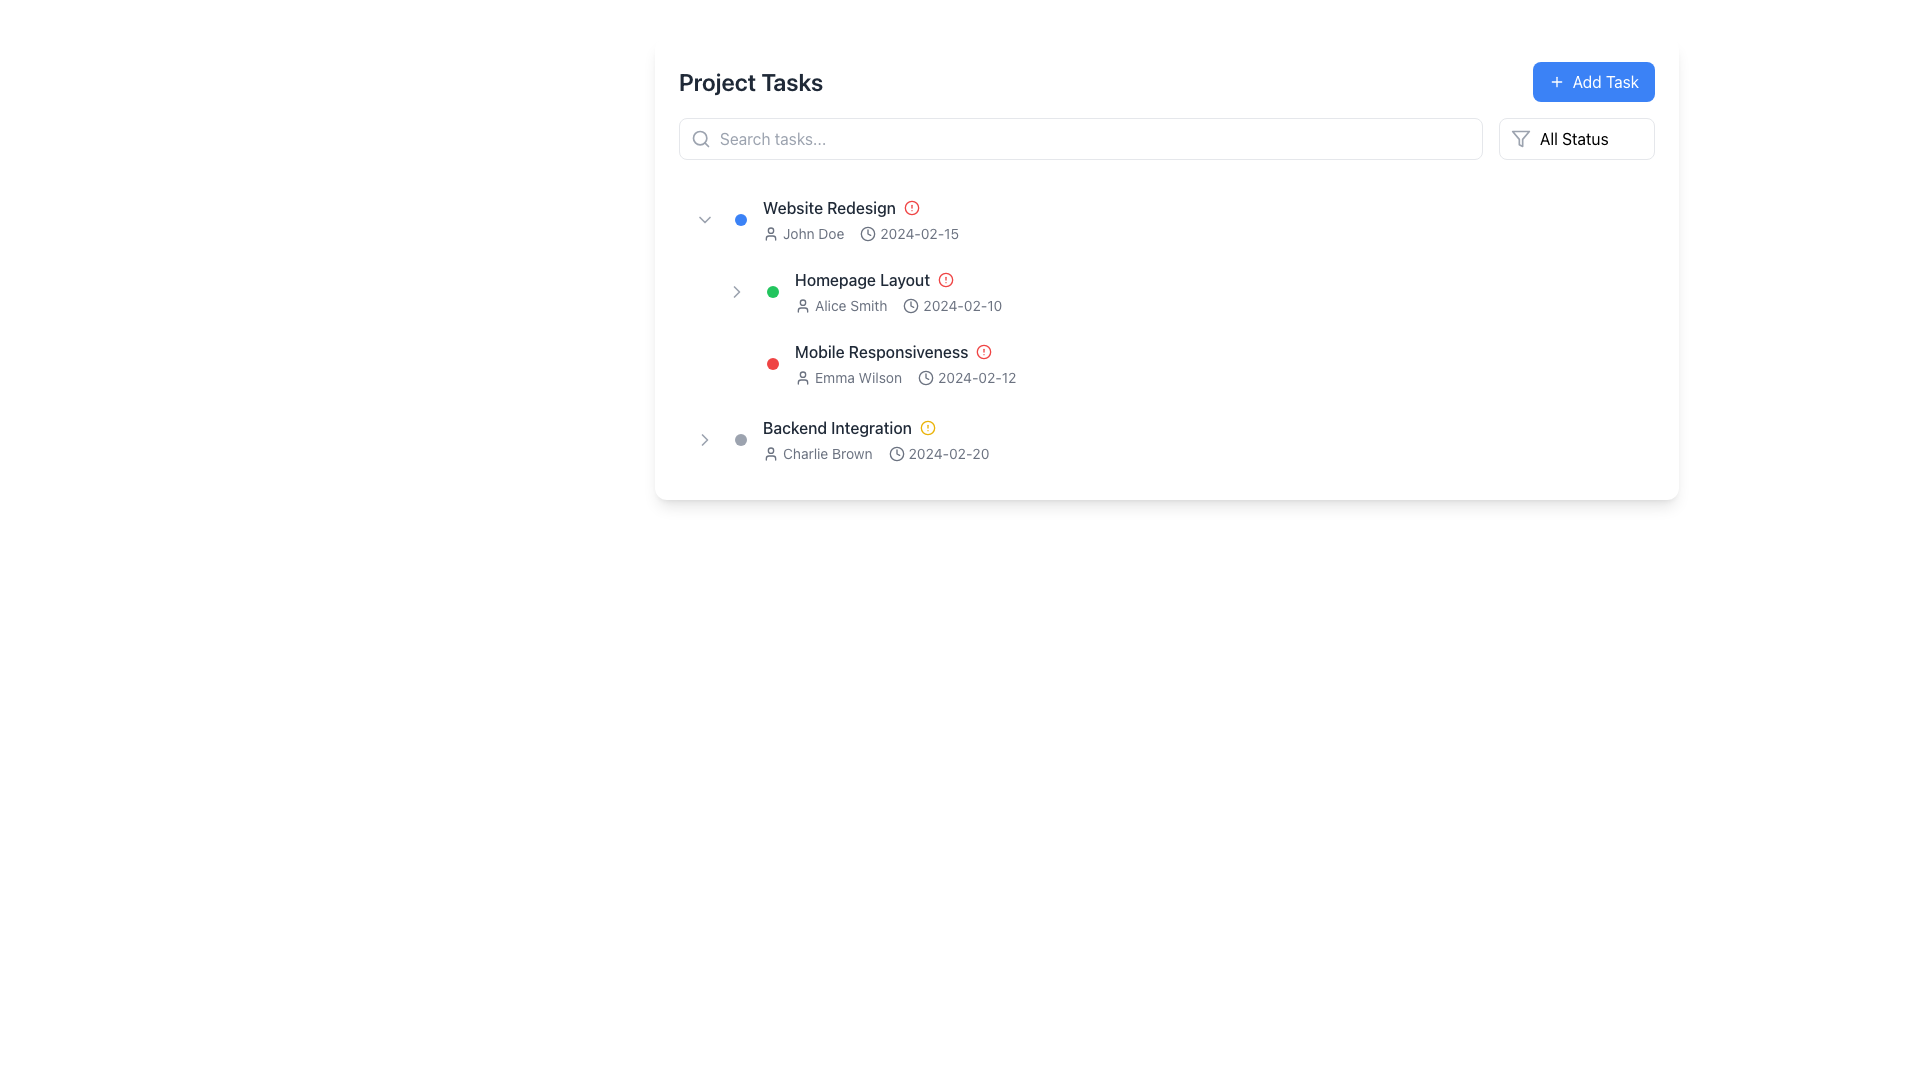  Describe the element at coordinates (739, 219) in the screenshot. I see `the small blue circular status indicator located to the left of the 'Website Redesign' text in the task listing area` at that location.